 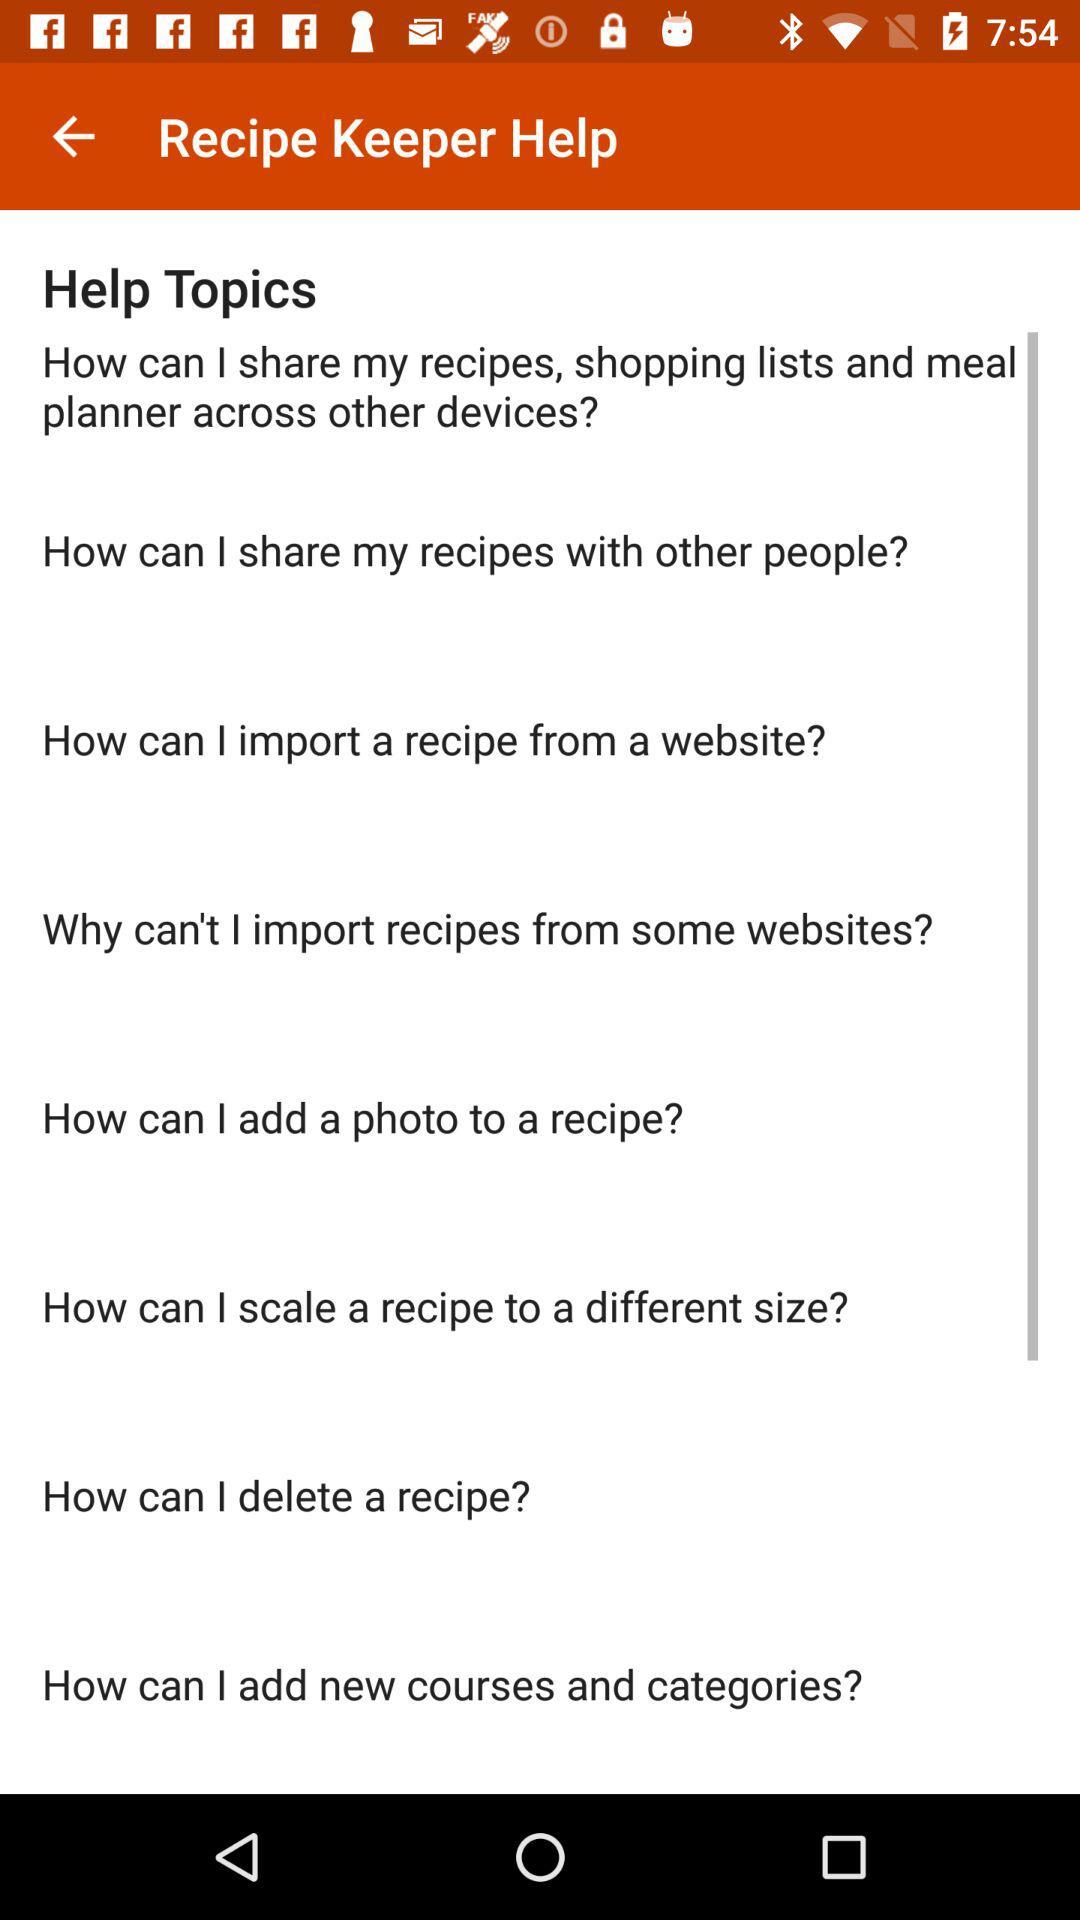 What do you see at coordinates (72, 135) in the screenshot?
I see `item to the left of the recipe keeper help app` at bounding box center [72, 135].